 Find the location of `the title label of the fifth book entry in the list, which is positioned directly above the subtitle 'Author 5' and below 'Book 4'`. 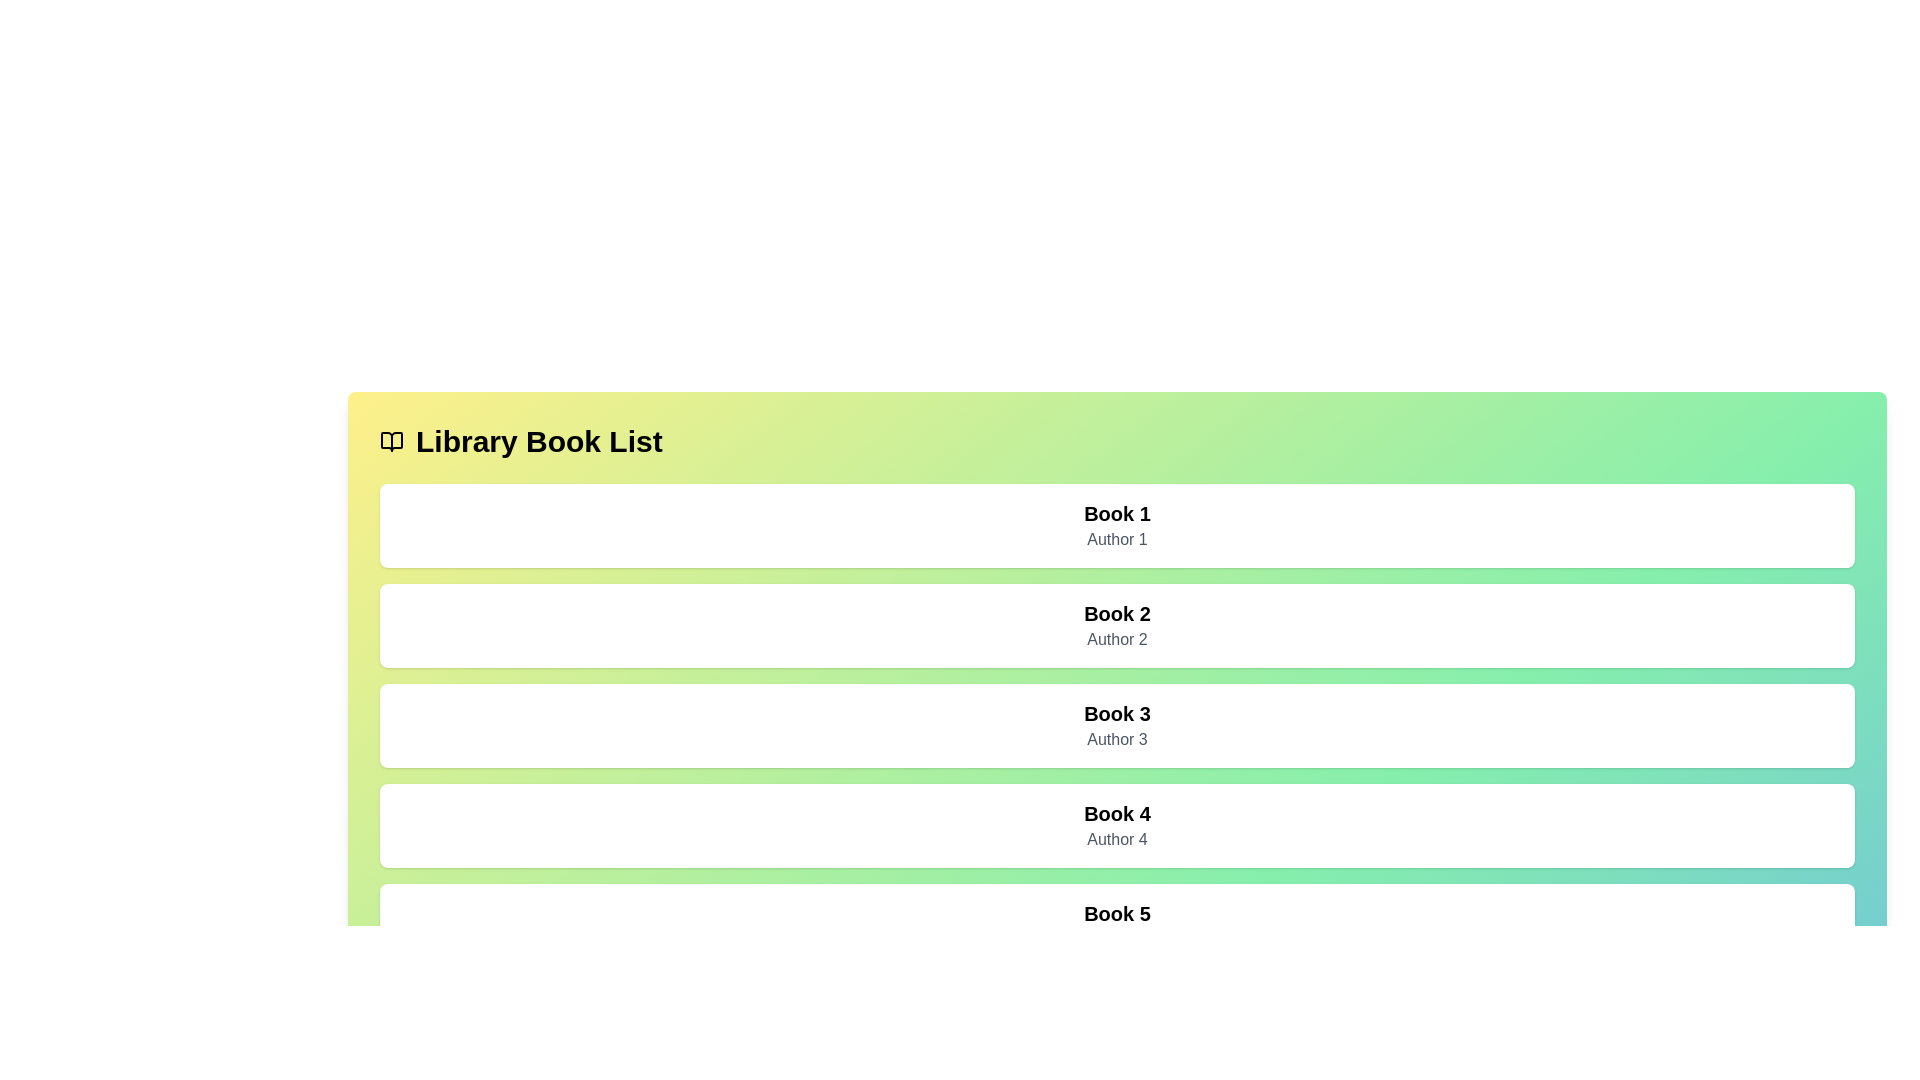

the title label of the fifth book entry in the list, which is positioned directly above the subtitle 'Author 5' and below 'Book 4' is located at coordinates (1116, 914).